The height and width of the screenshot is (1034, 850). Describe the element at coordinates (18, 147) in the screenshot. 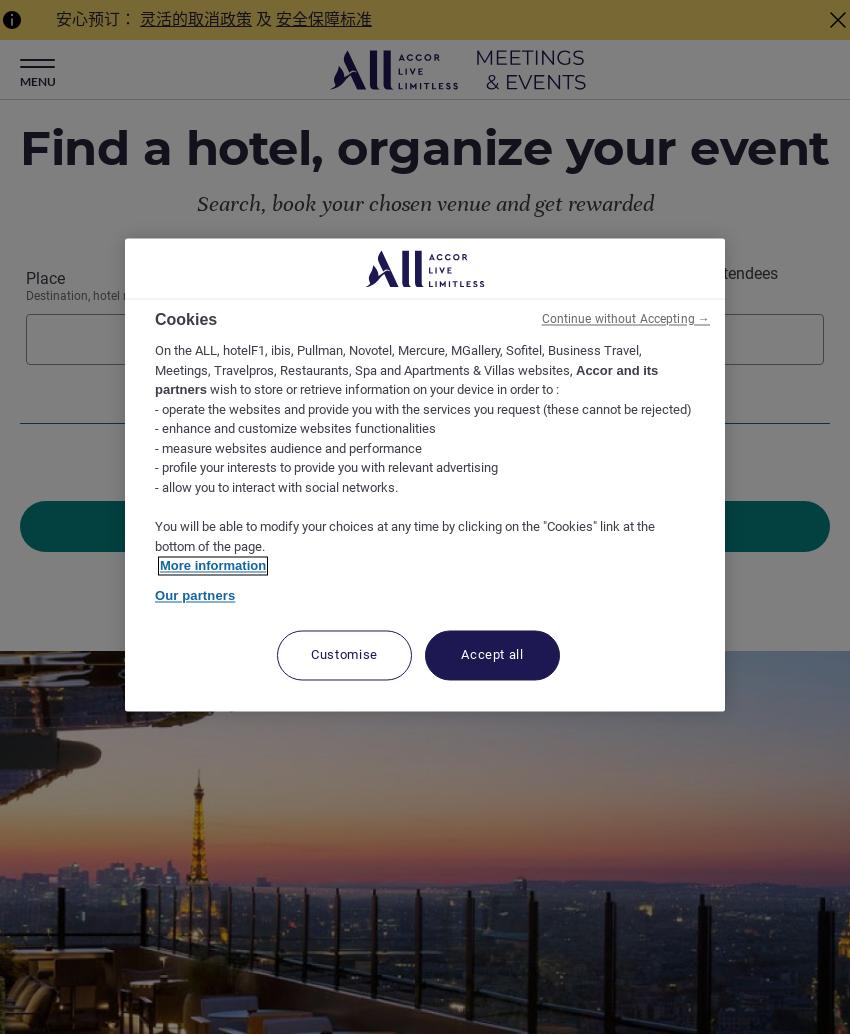

I see `'Find a hotel, organize your event'` at that location.